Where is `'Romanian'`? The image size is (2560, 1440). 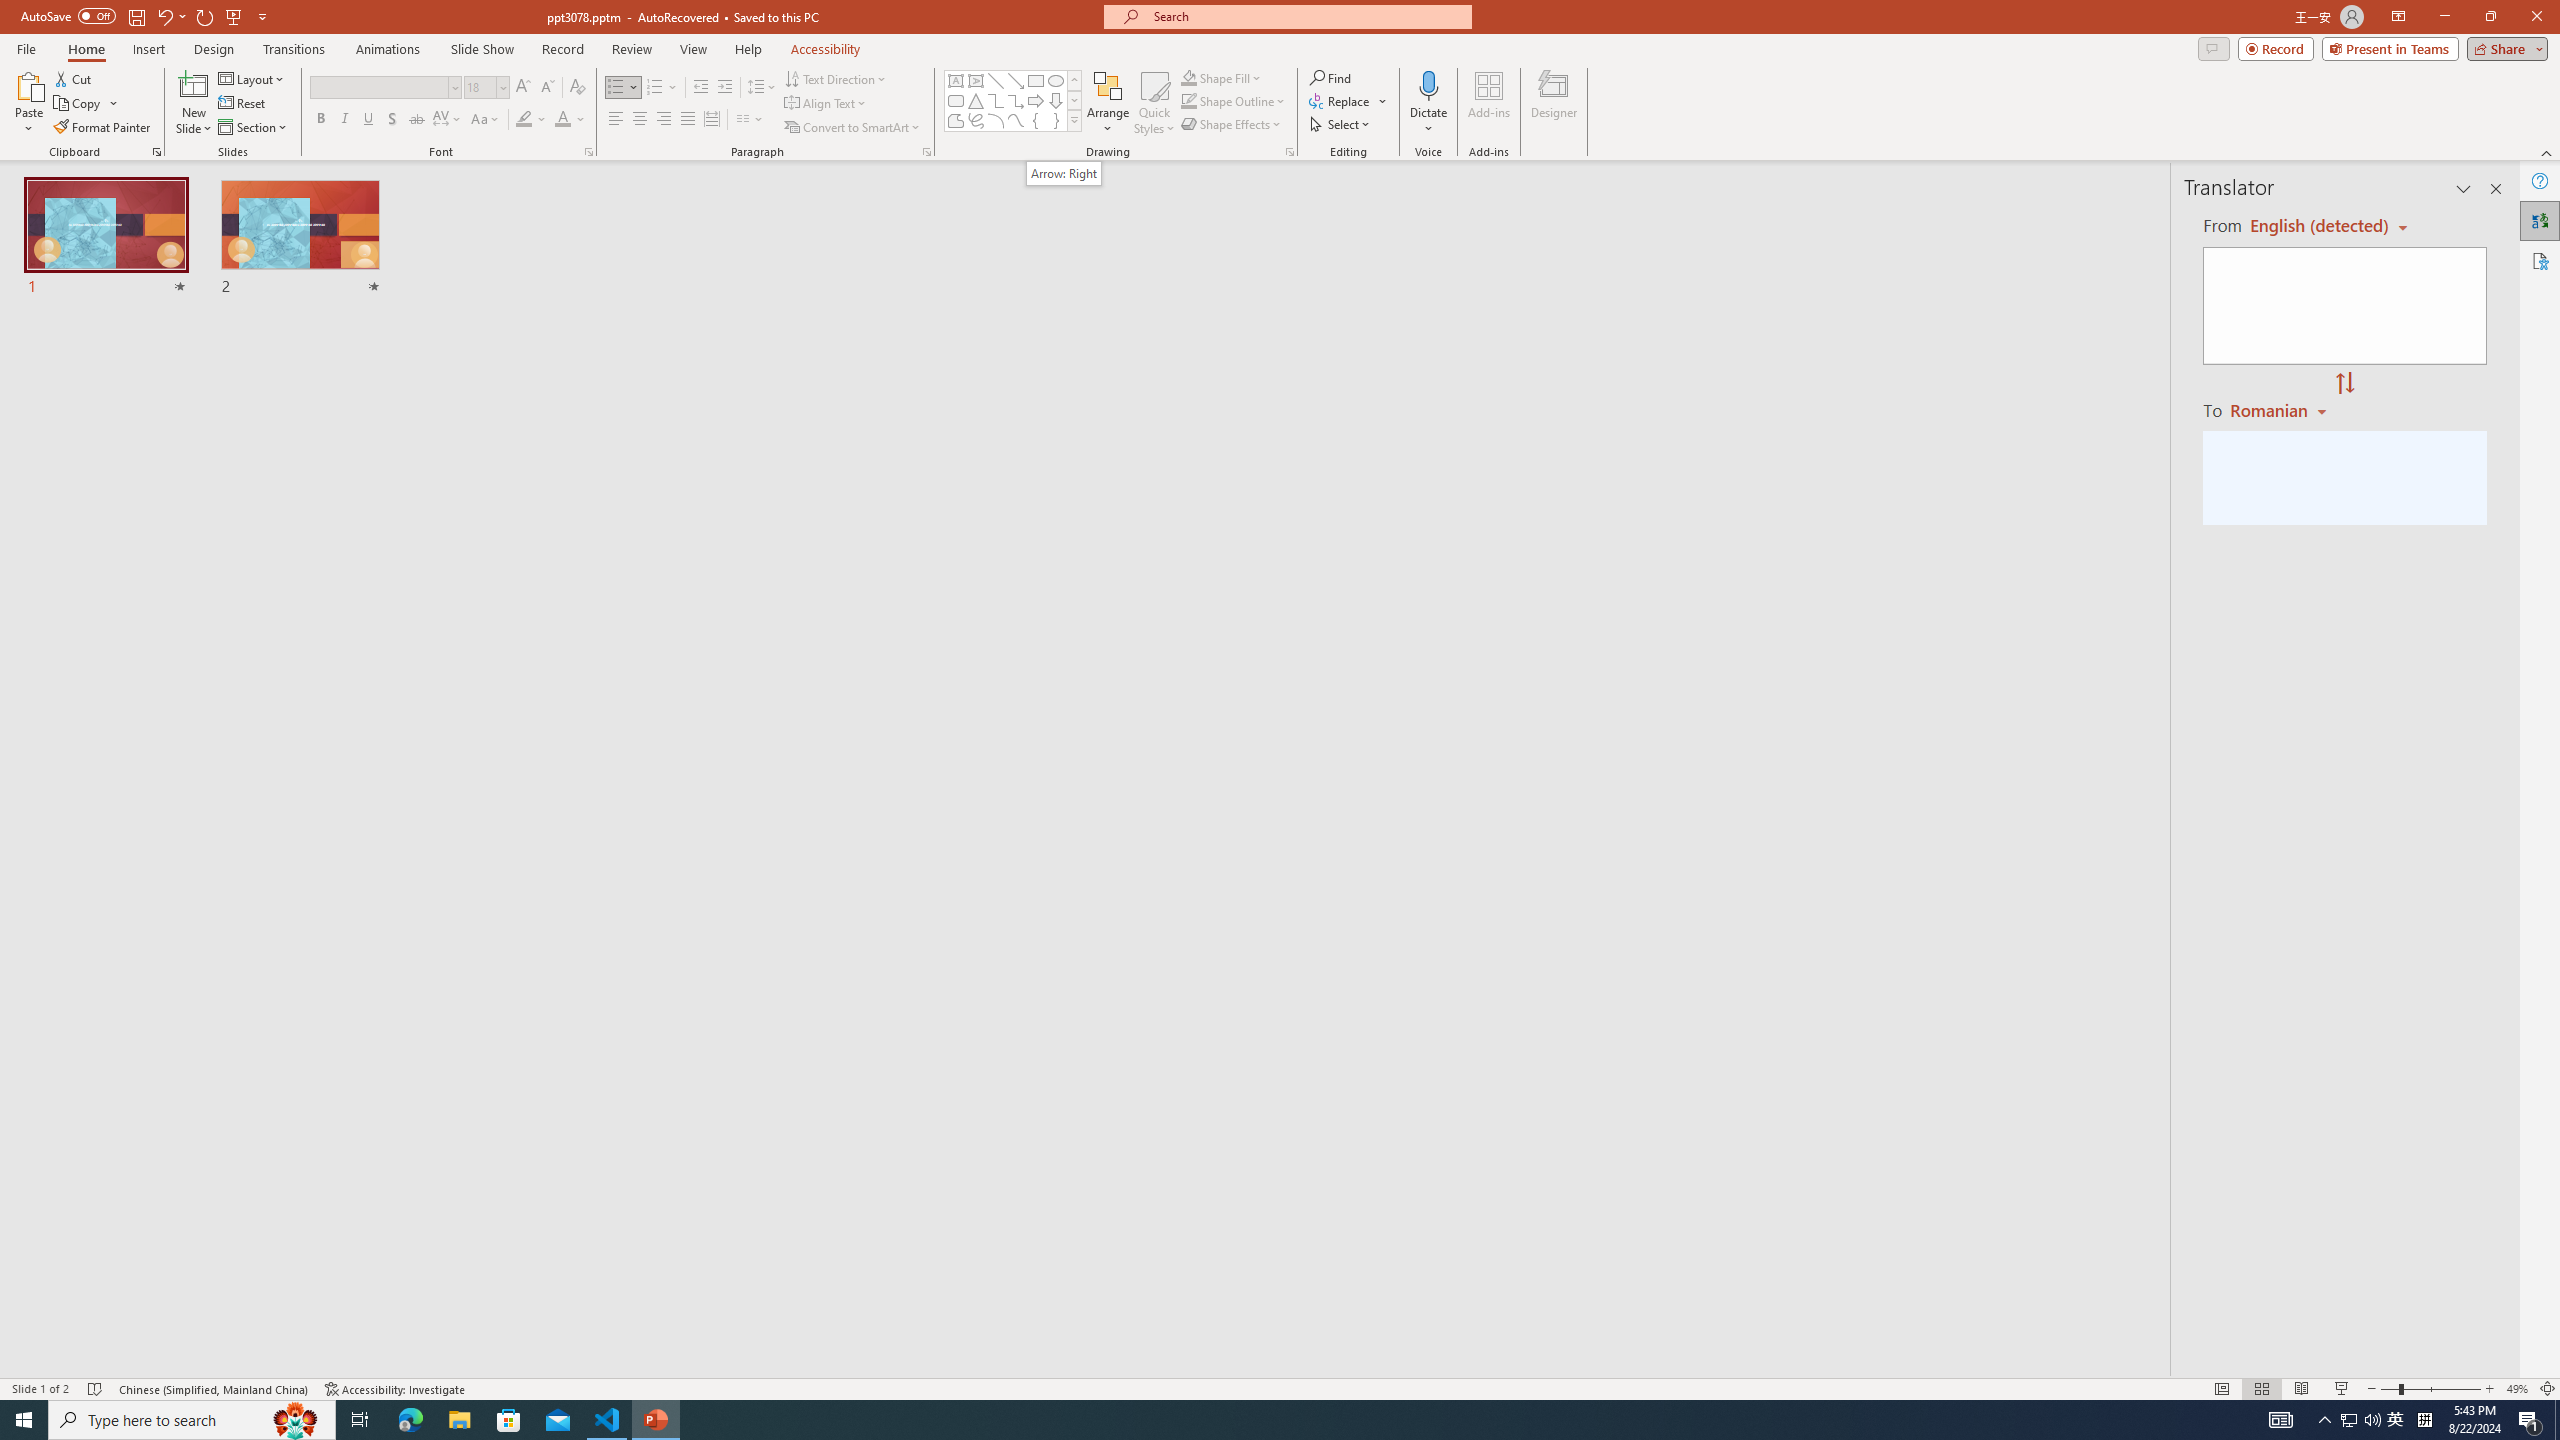 'Romanian' is located at coordinates (2279, 409).